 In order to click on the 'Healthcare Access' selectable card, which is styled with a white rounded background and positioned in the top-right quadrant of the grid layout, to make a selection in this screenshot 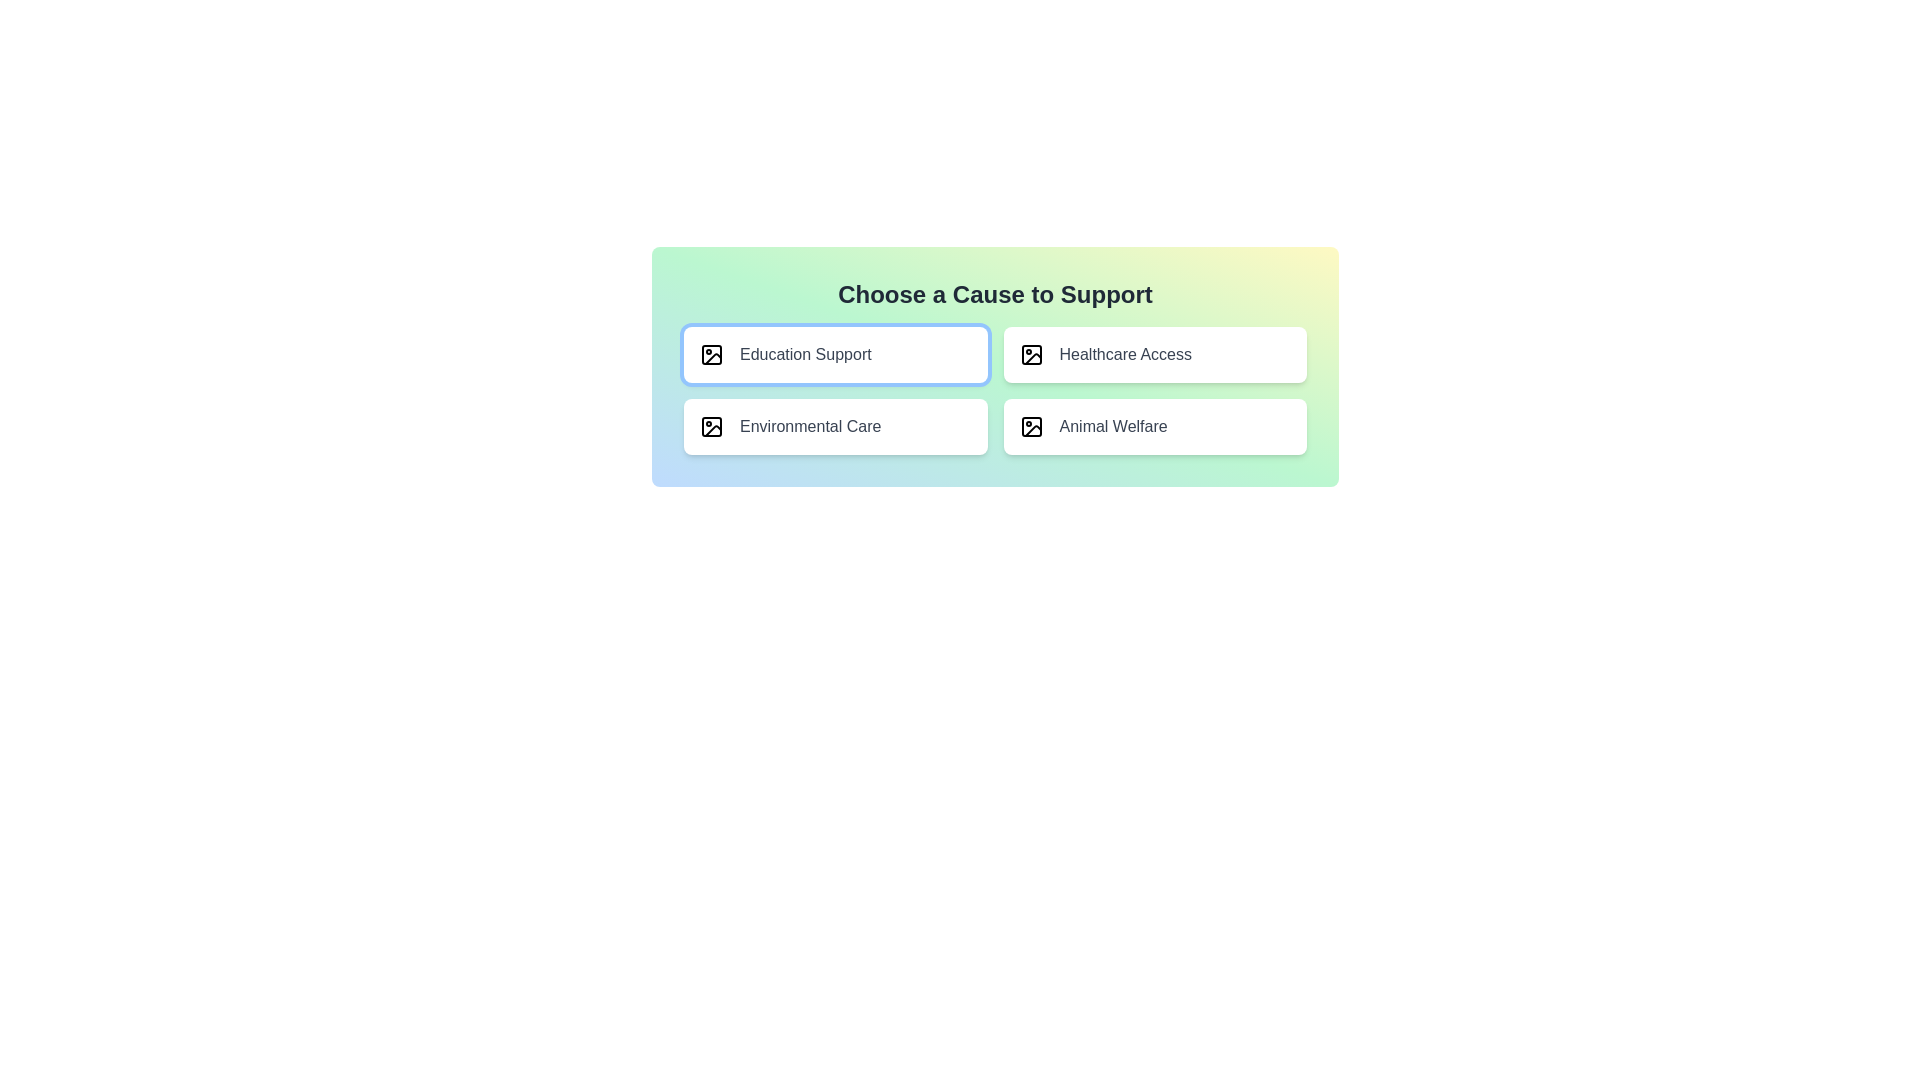, I will do `click(1155, 353)`.